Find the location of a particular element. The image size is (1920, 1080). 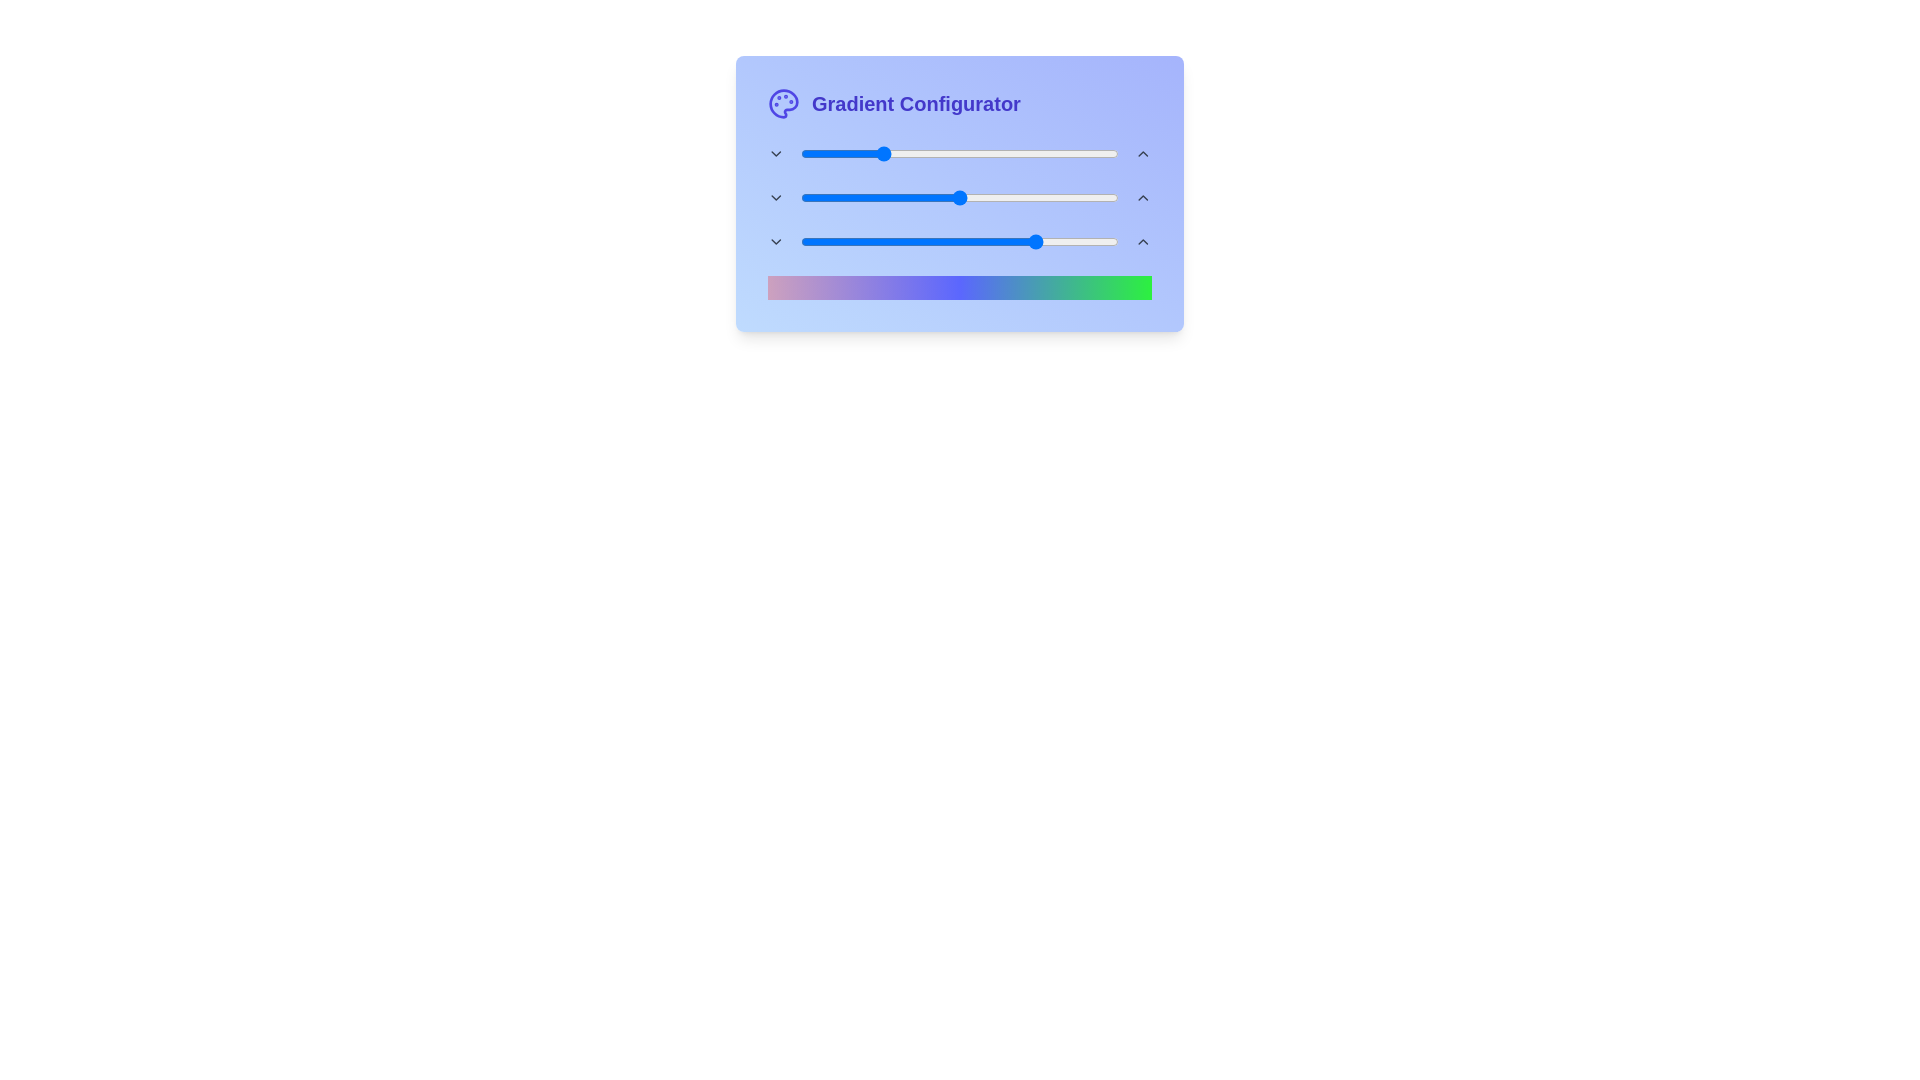

the end gradient slider to 10 is located at coordinates (832, 241).